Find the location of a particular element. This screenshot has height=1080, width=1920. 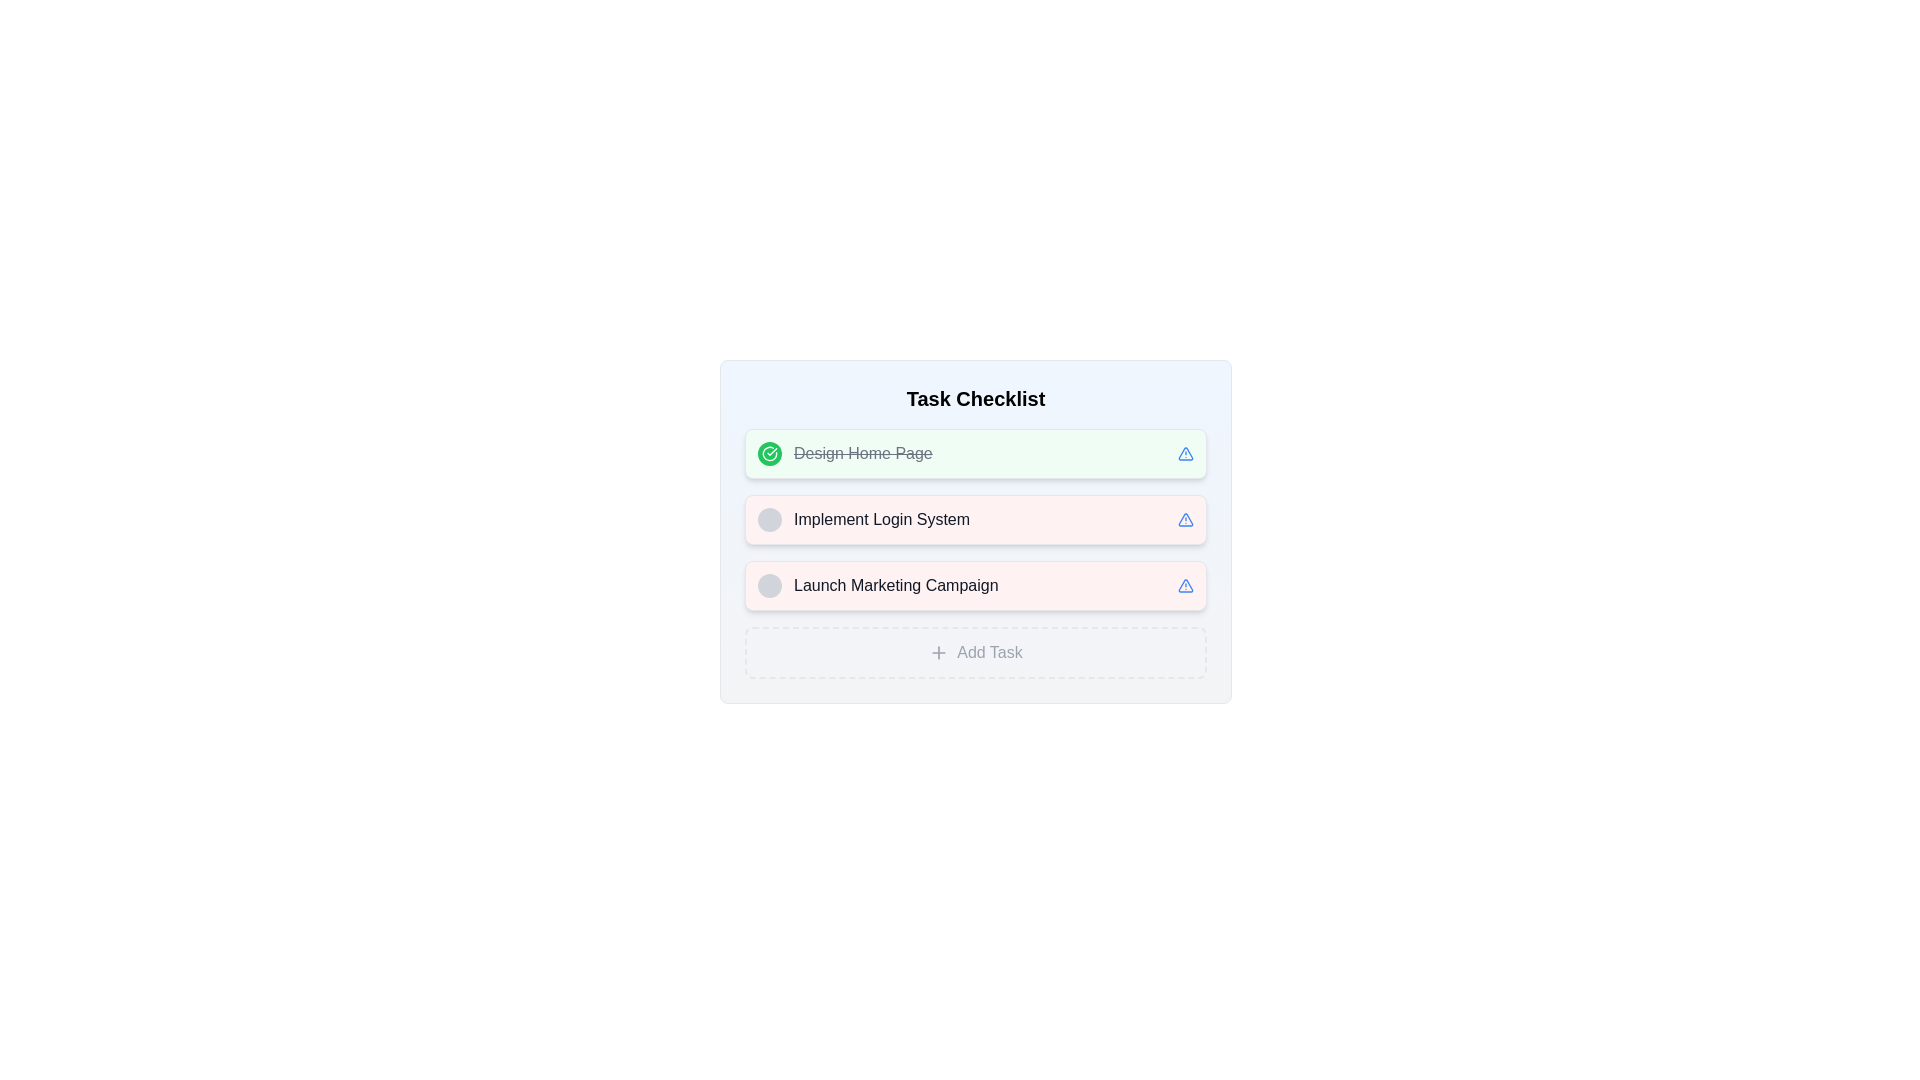

the triangular warning icon with a blue outline located at the far right of the 'Launch Marketing Campaign' row is located at coordinates (1185, 519).